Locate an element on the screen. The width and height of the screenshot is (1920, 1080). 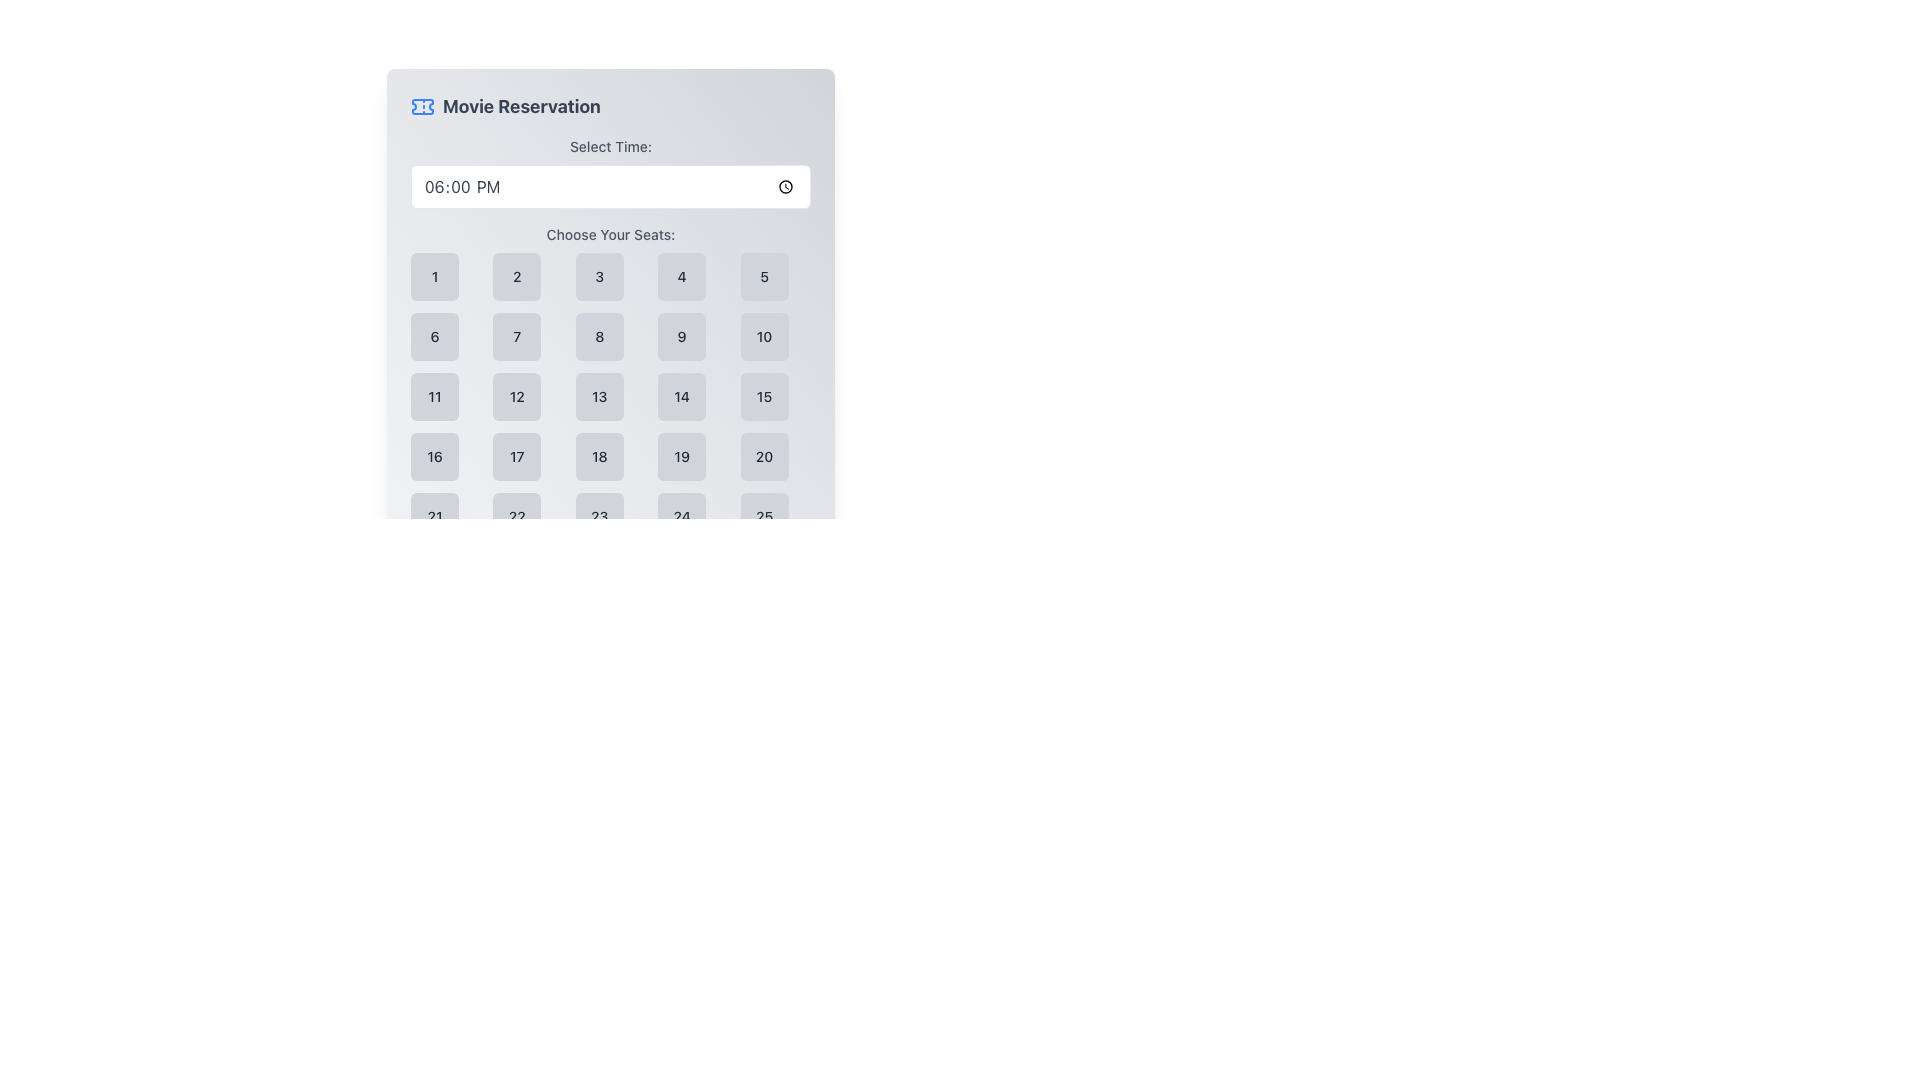
the Time picker input field labeled 'Select Time:' is located at coordinates (609, 172).